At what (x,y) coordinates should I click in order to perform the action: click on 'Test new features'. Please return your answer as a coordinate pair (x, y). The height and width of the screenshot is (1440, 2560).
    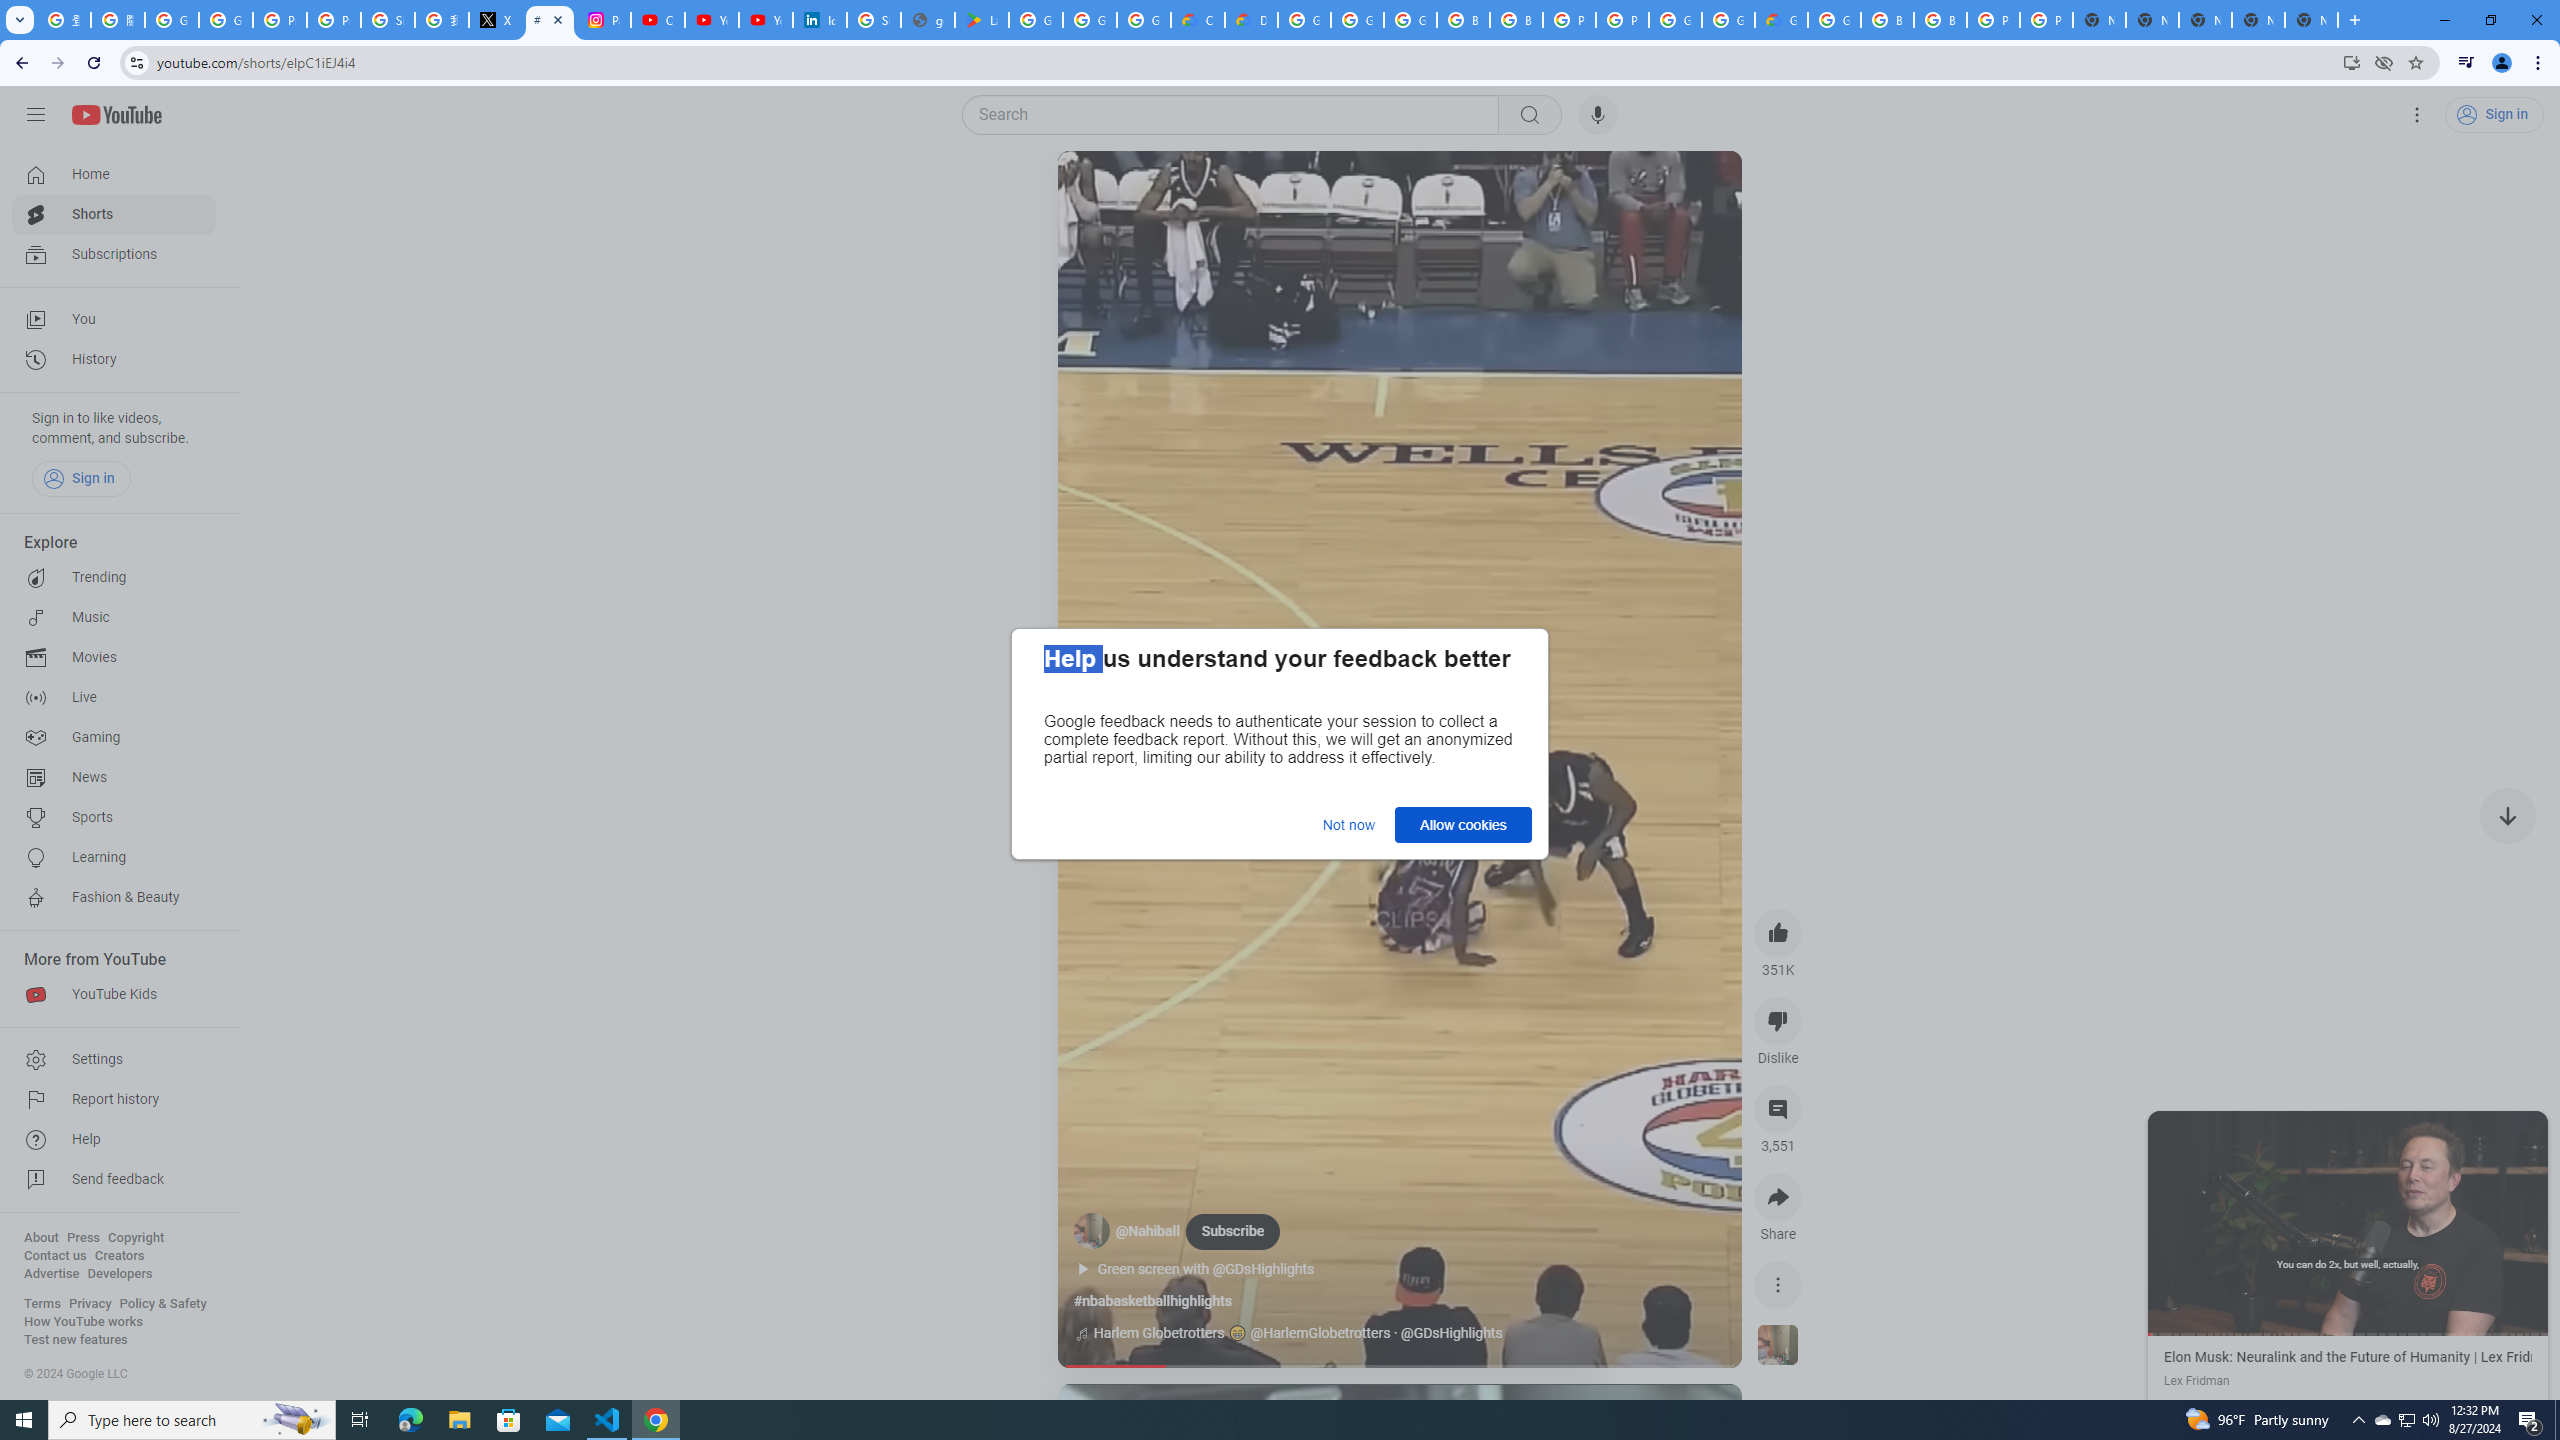
    Looking at the image, I should click on (74, 1338).